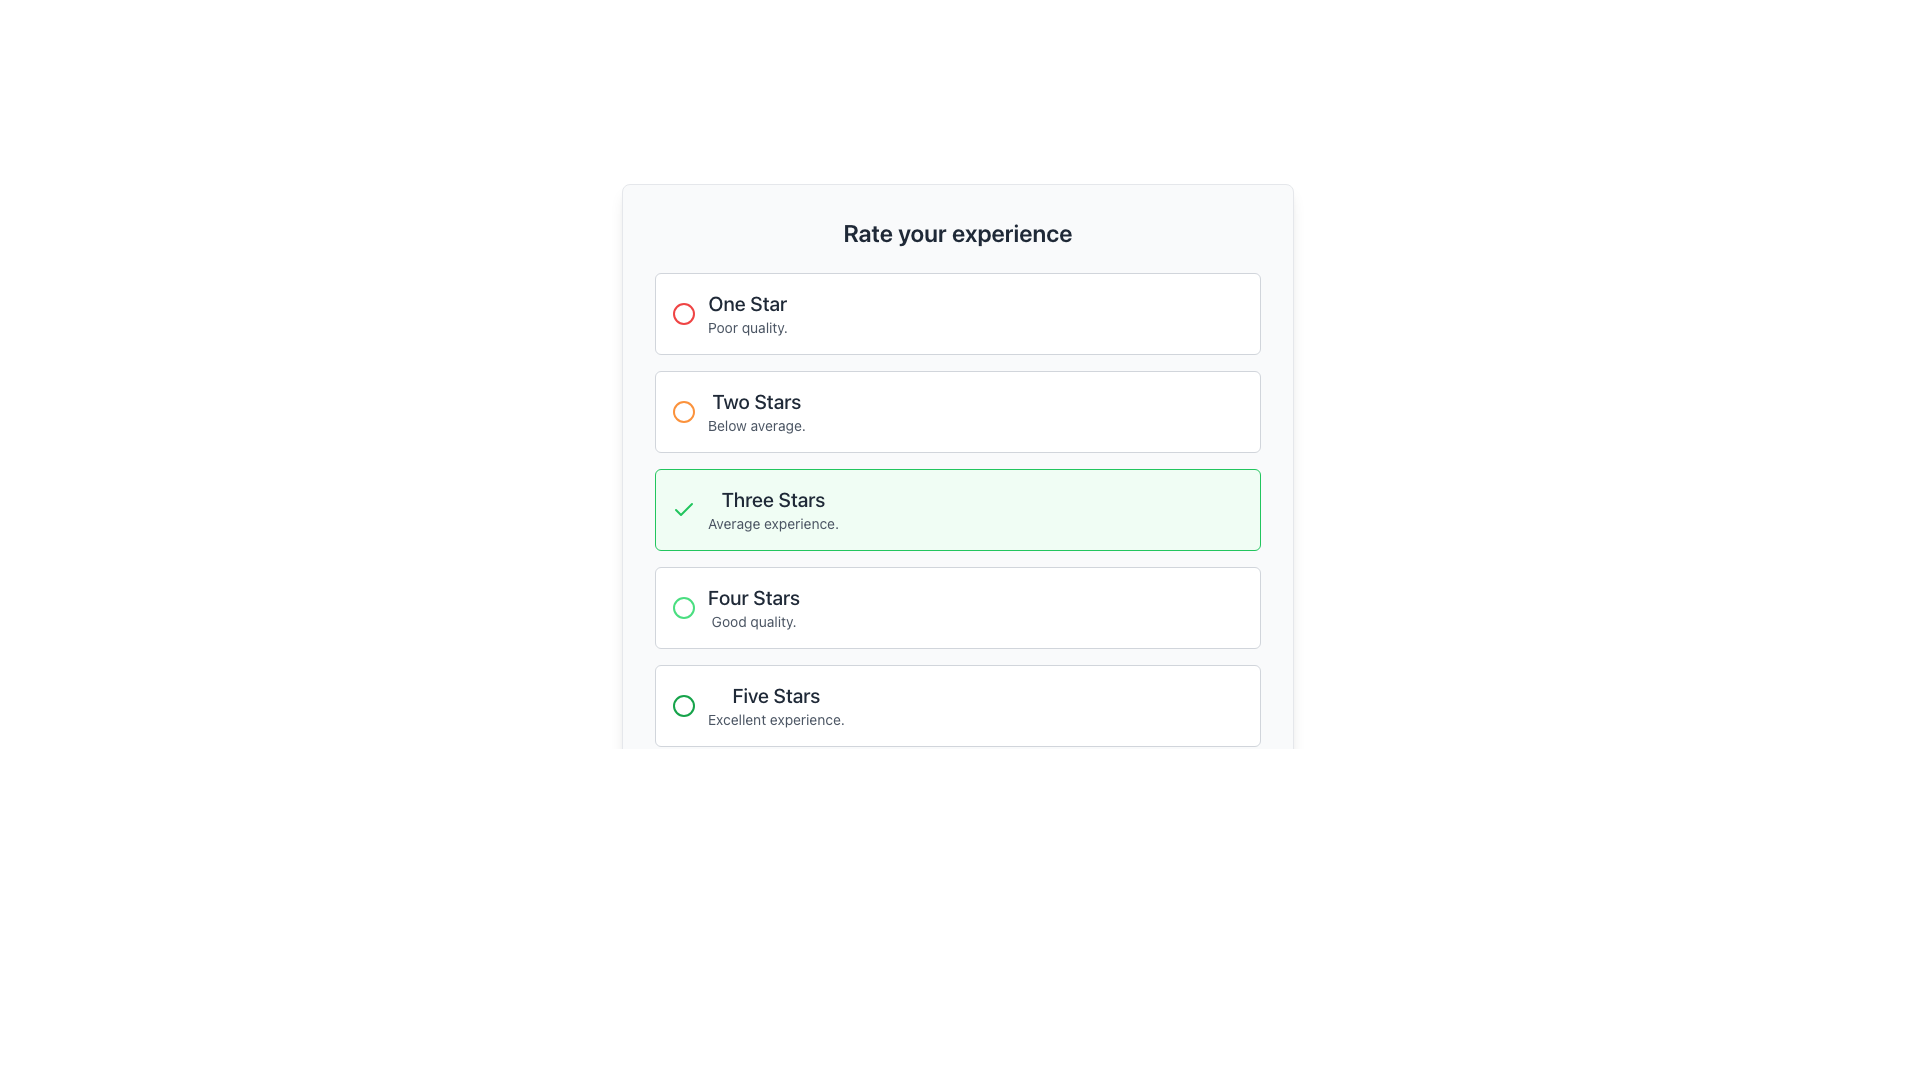 The image size is (1920, 1080). I want to click on the circular icon representing the 'Two Stars' rating option, which is centrally aligned on the left side of the rating section, so click(684, 411).